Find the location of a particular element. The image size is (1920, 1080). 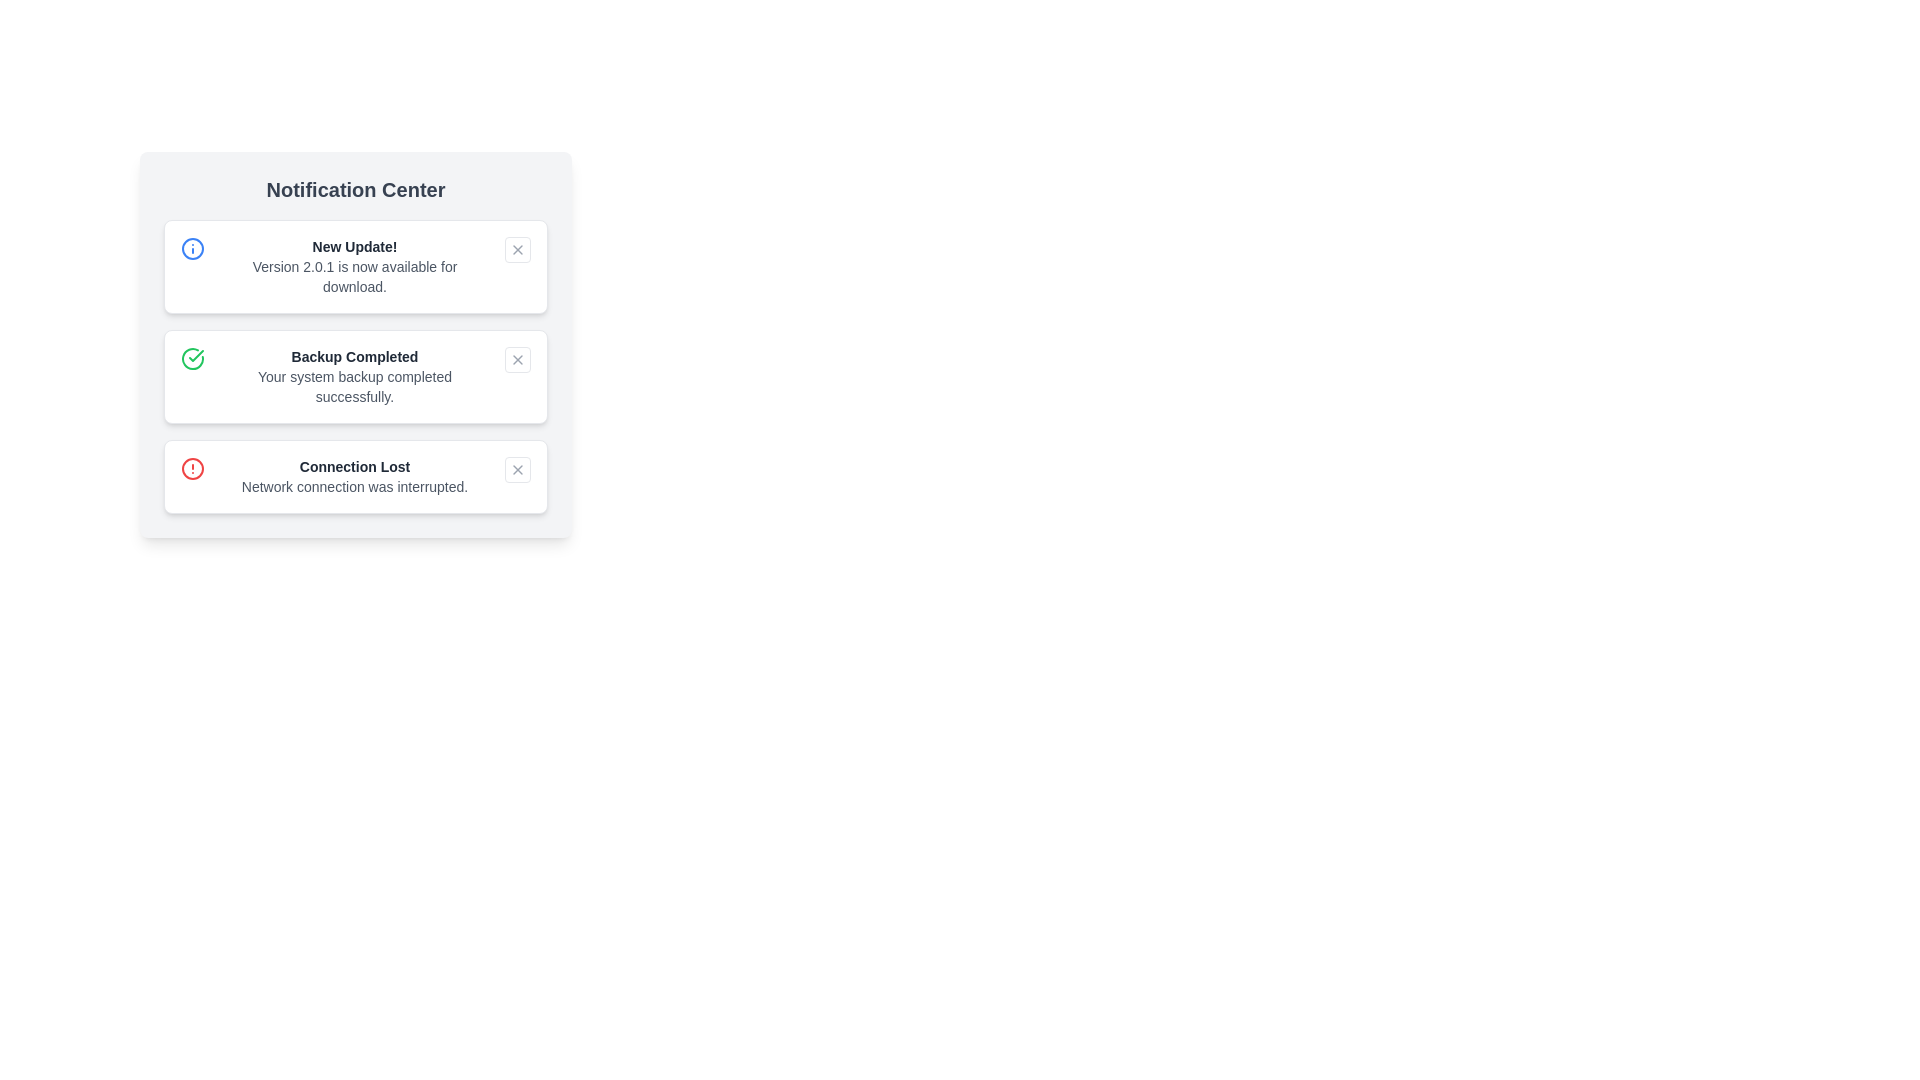

the blue circular icon with an 'i' symbol, located to the left of the notification text 'New Update! Version 2.0.1 is now available for download.' is located at coordinates (192, 248).